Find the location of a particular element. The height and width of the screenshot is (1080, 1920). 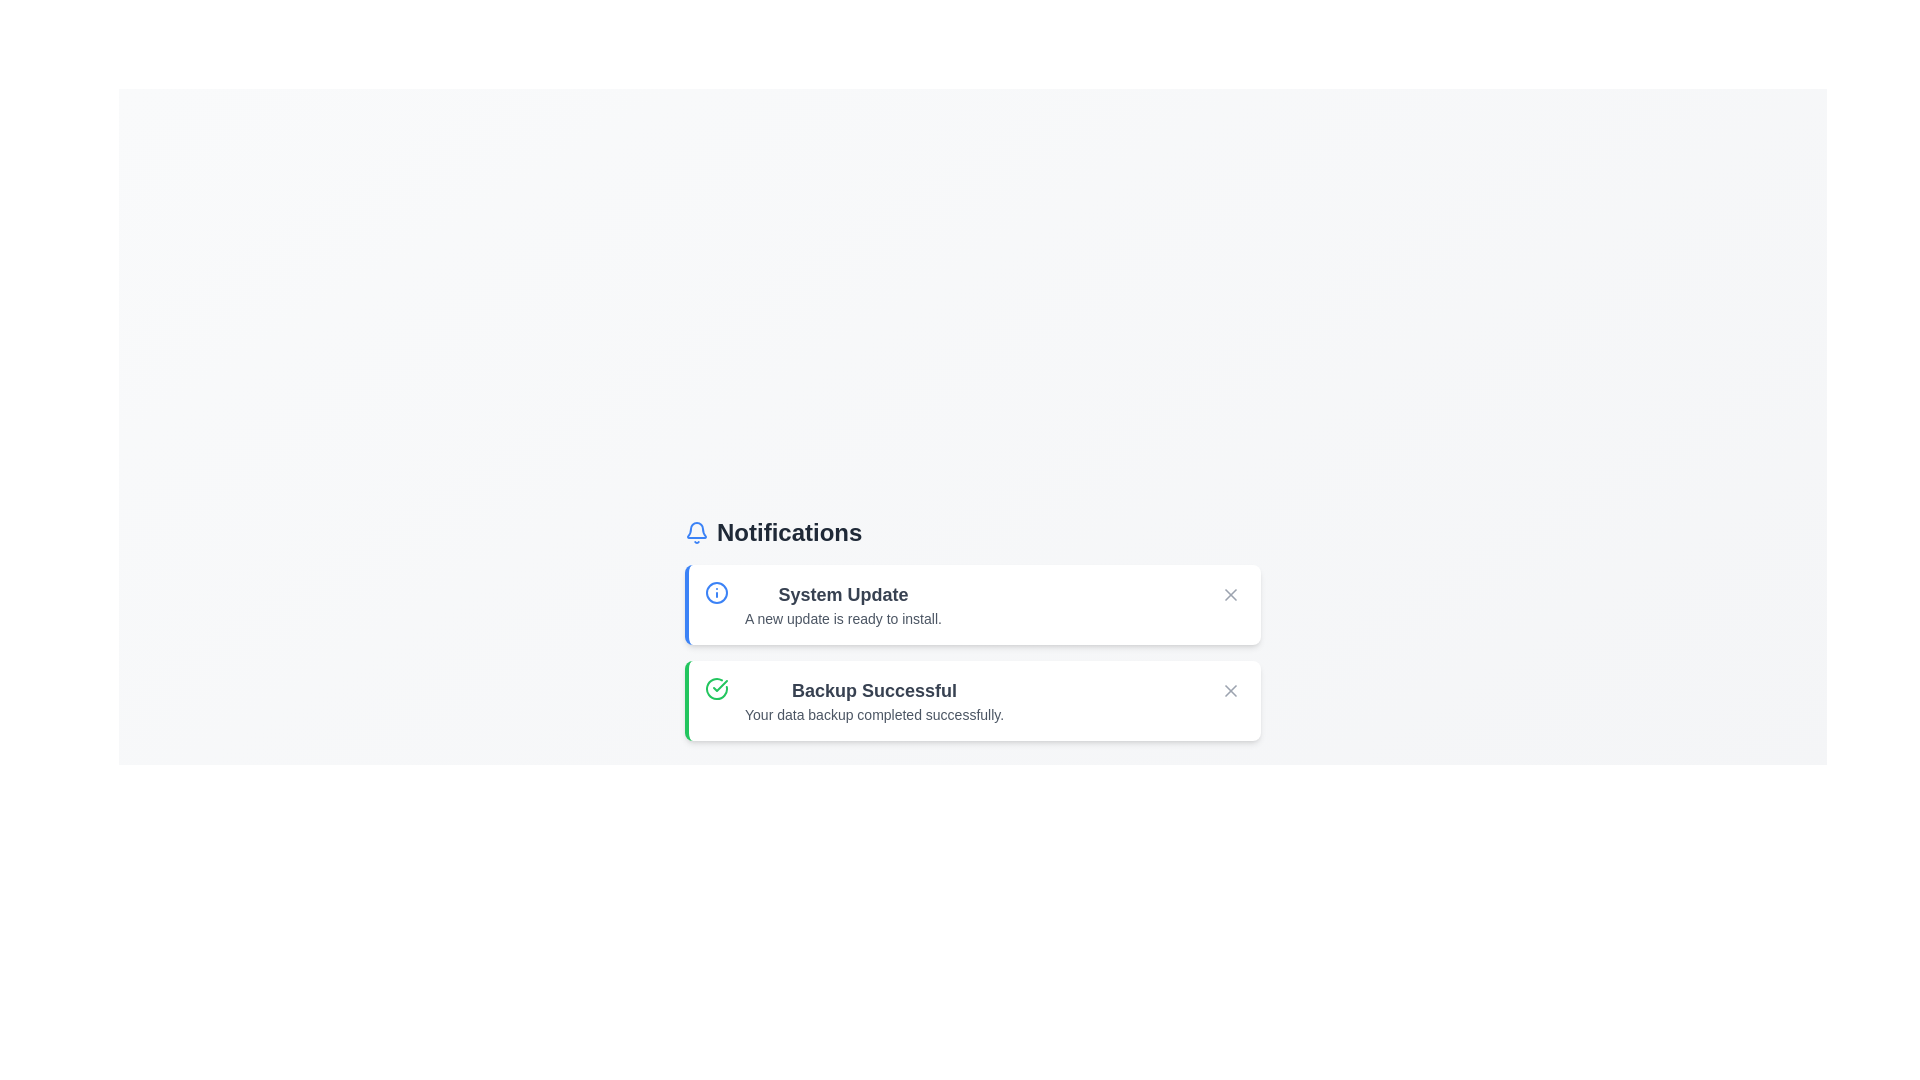

text from the notification header and description located within the notification card styled with a blue border, positioned beneath the page header 'Notifications' and above the notification titled 'Backup Successful.' is located at coordinates (843, 604).